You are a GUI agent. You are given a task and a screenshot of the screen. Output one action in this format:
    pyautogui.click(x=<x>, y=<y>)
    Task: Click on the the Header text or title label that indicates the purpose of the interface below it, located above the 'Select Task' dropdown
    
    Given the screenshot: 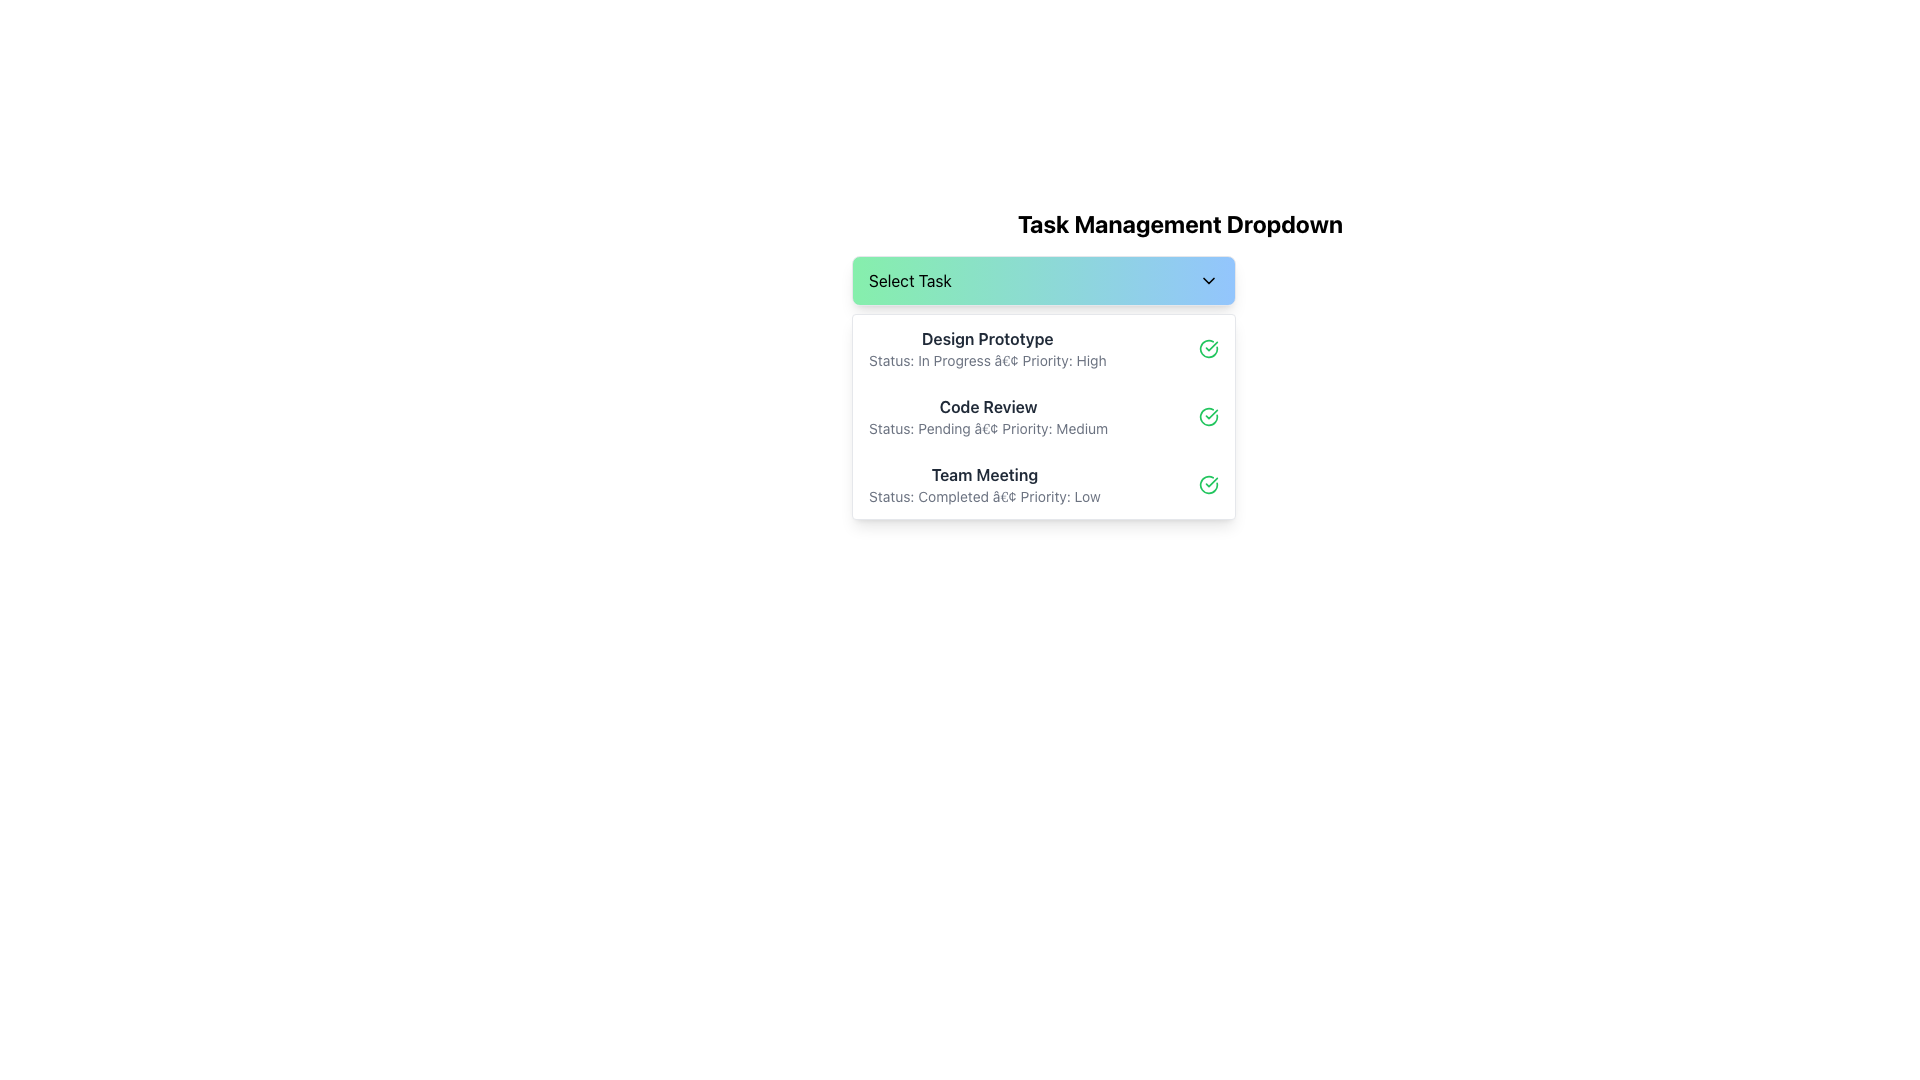 What is the action you would take?
    pyautogui.click(x=1180, y=223)
    